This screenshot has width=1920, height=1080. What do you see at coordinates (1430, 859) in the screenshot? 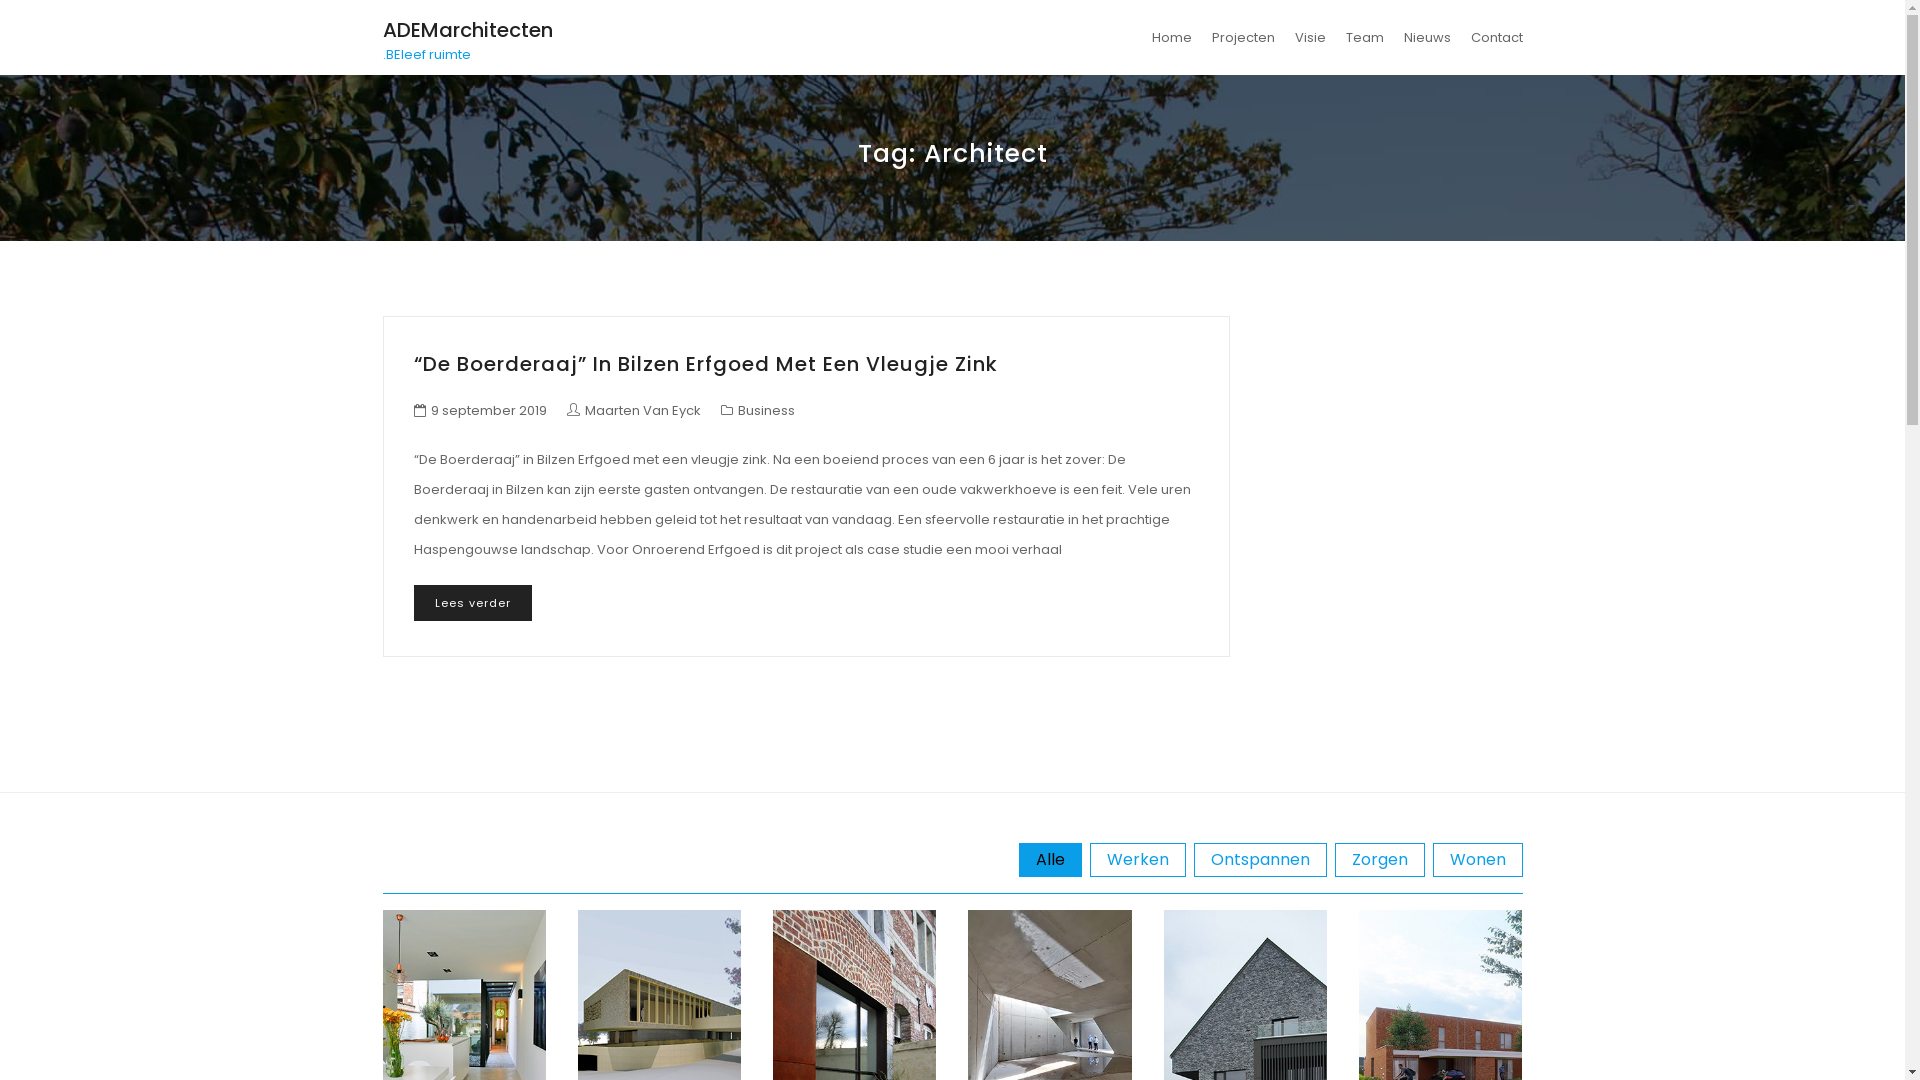
I see `'Wonen'` at bounding box center [1430, 859].